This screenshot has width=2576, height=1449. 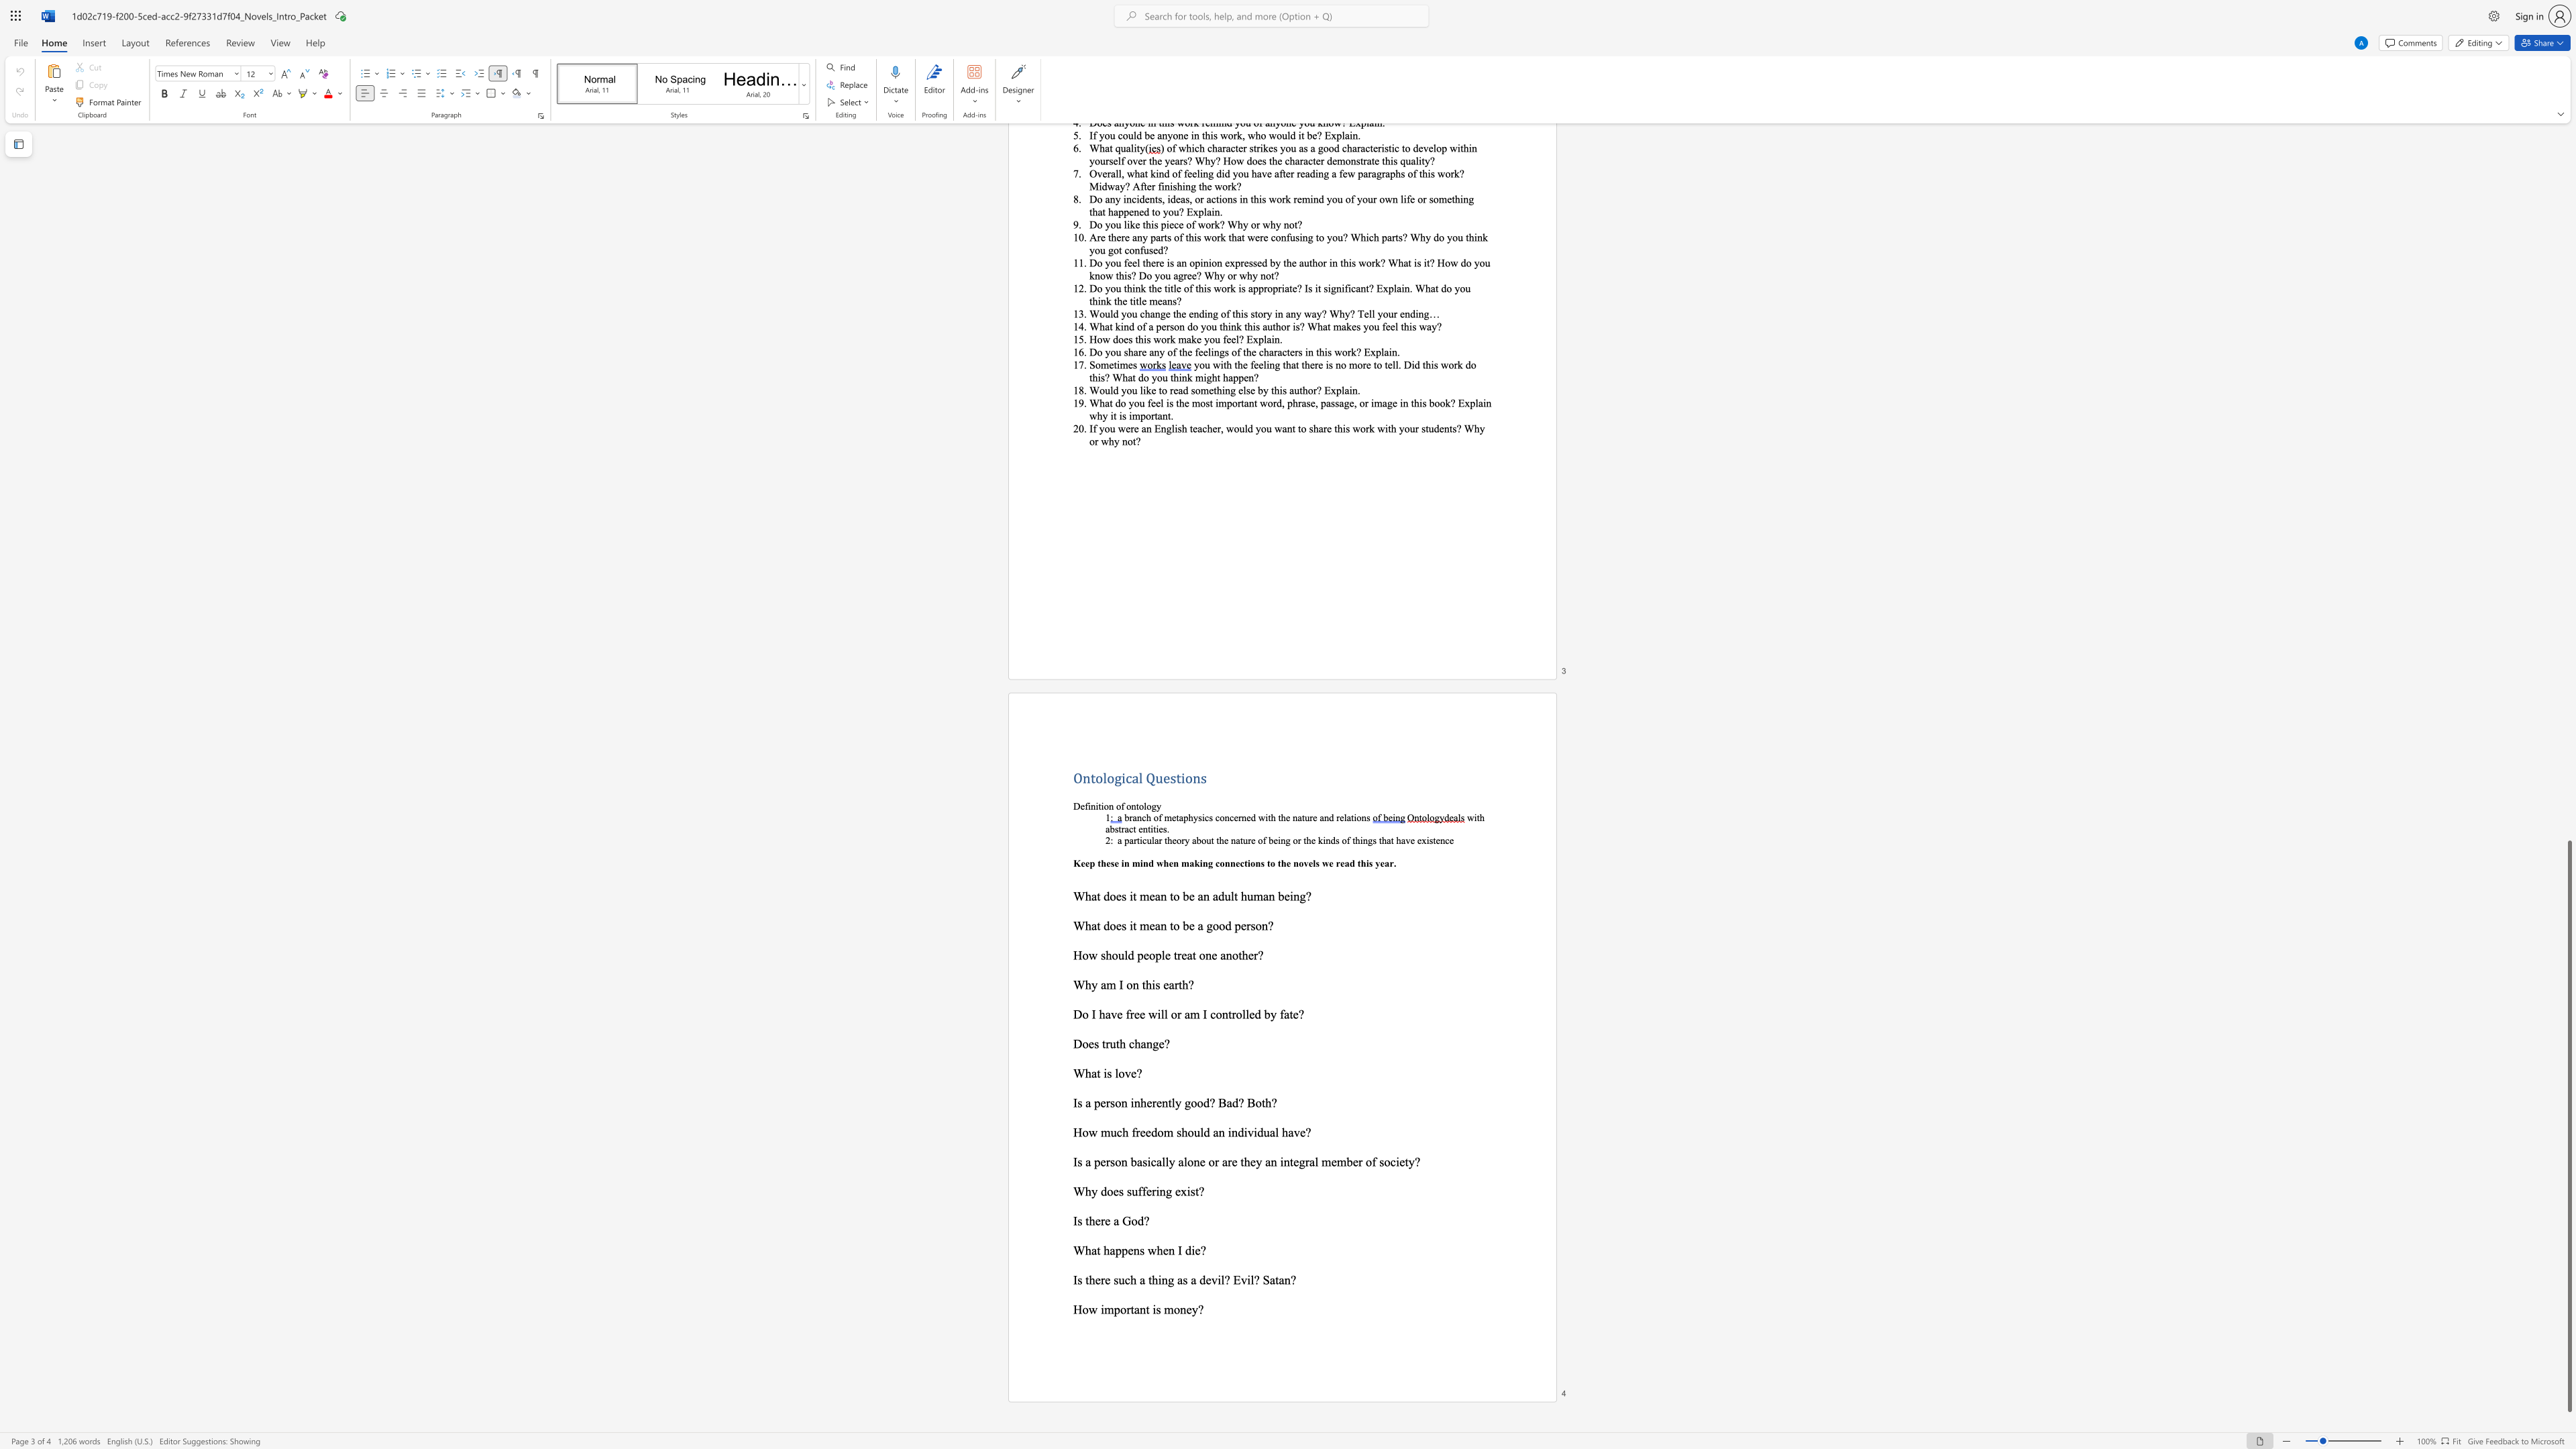 What do you see at coordinates (1442, 839) in the screenshot?
I see `the 5th character "n" in the text` at bounding box center [1442, 839].